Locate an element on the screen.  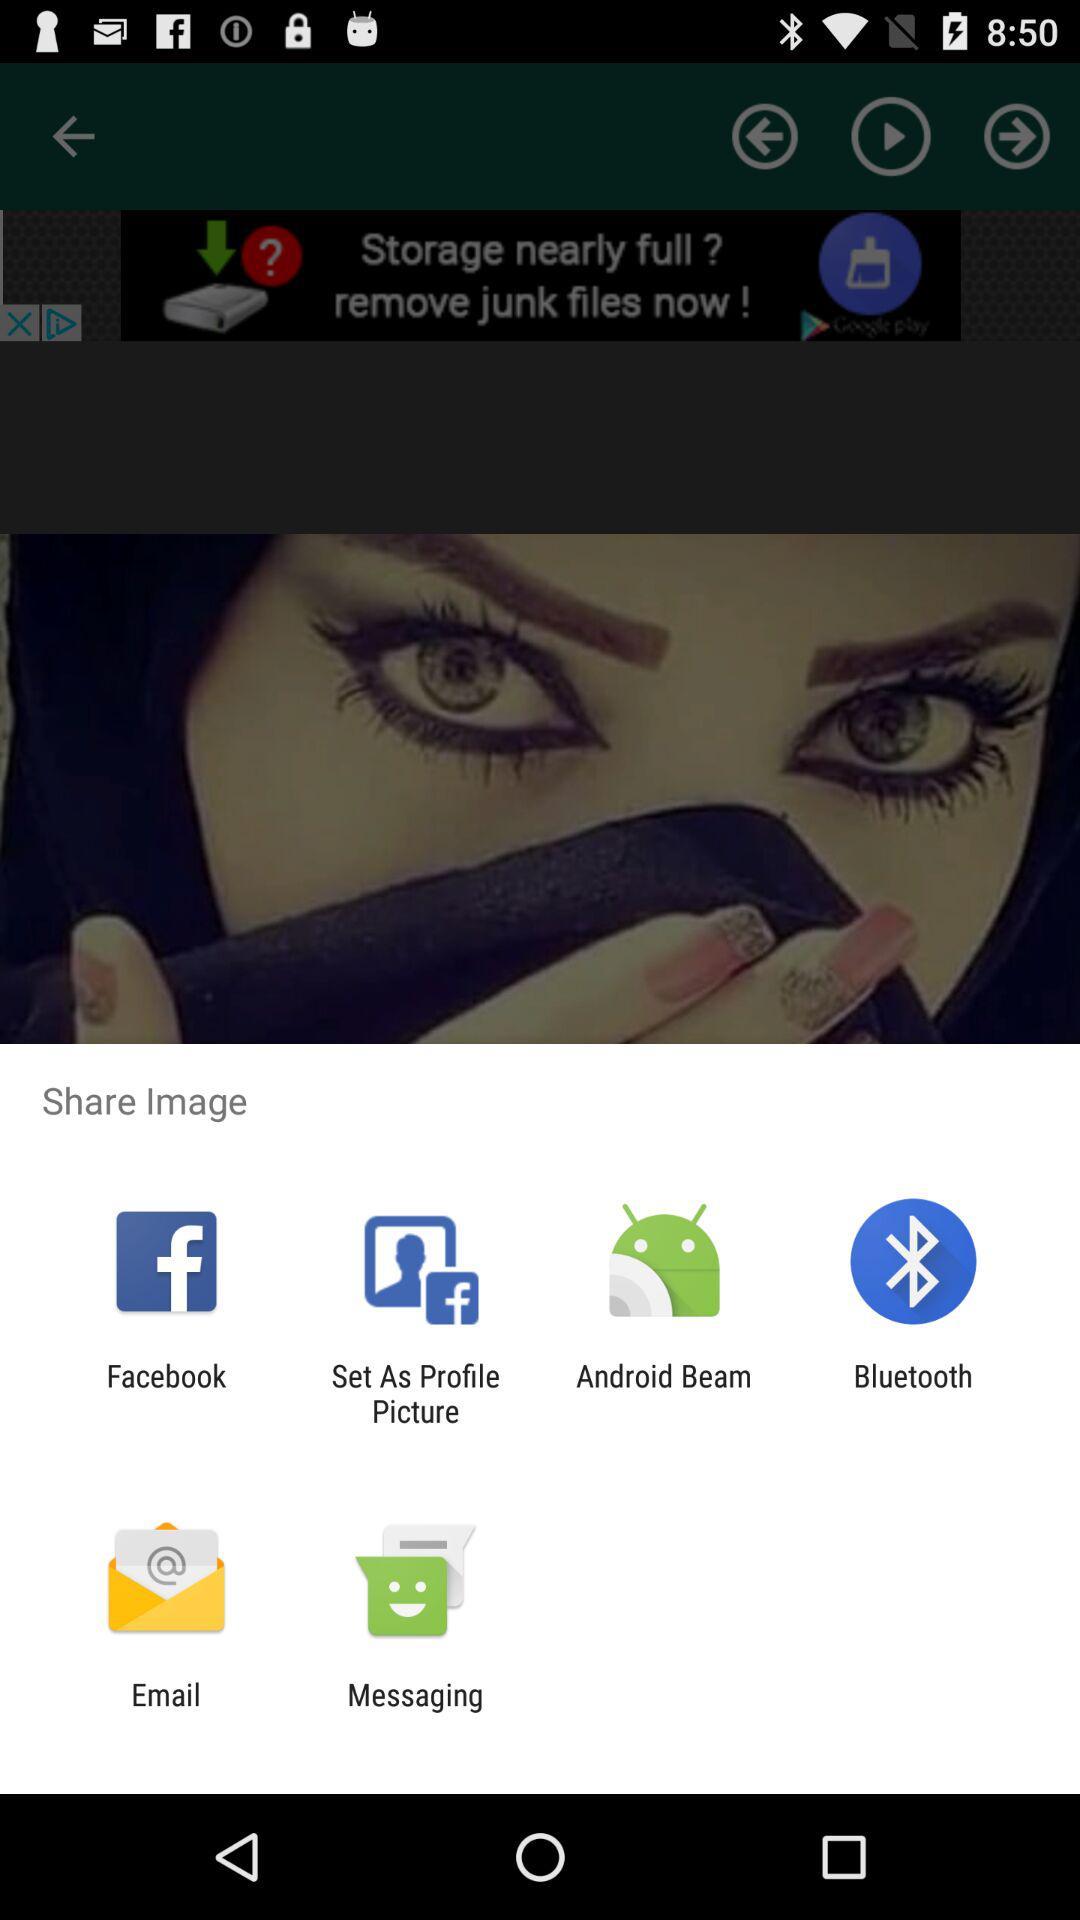
the app at the bottom right corner is located at coordinates (913, 1392).